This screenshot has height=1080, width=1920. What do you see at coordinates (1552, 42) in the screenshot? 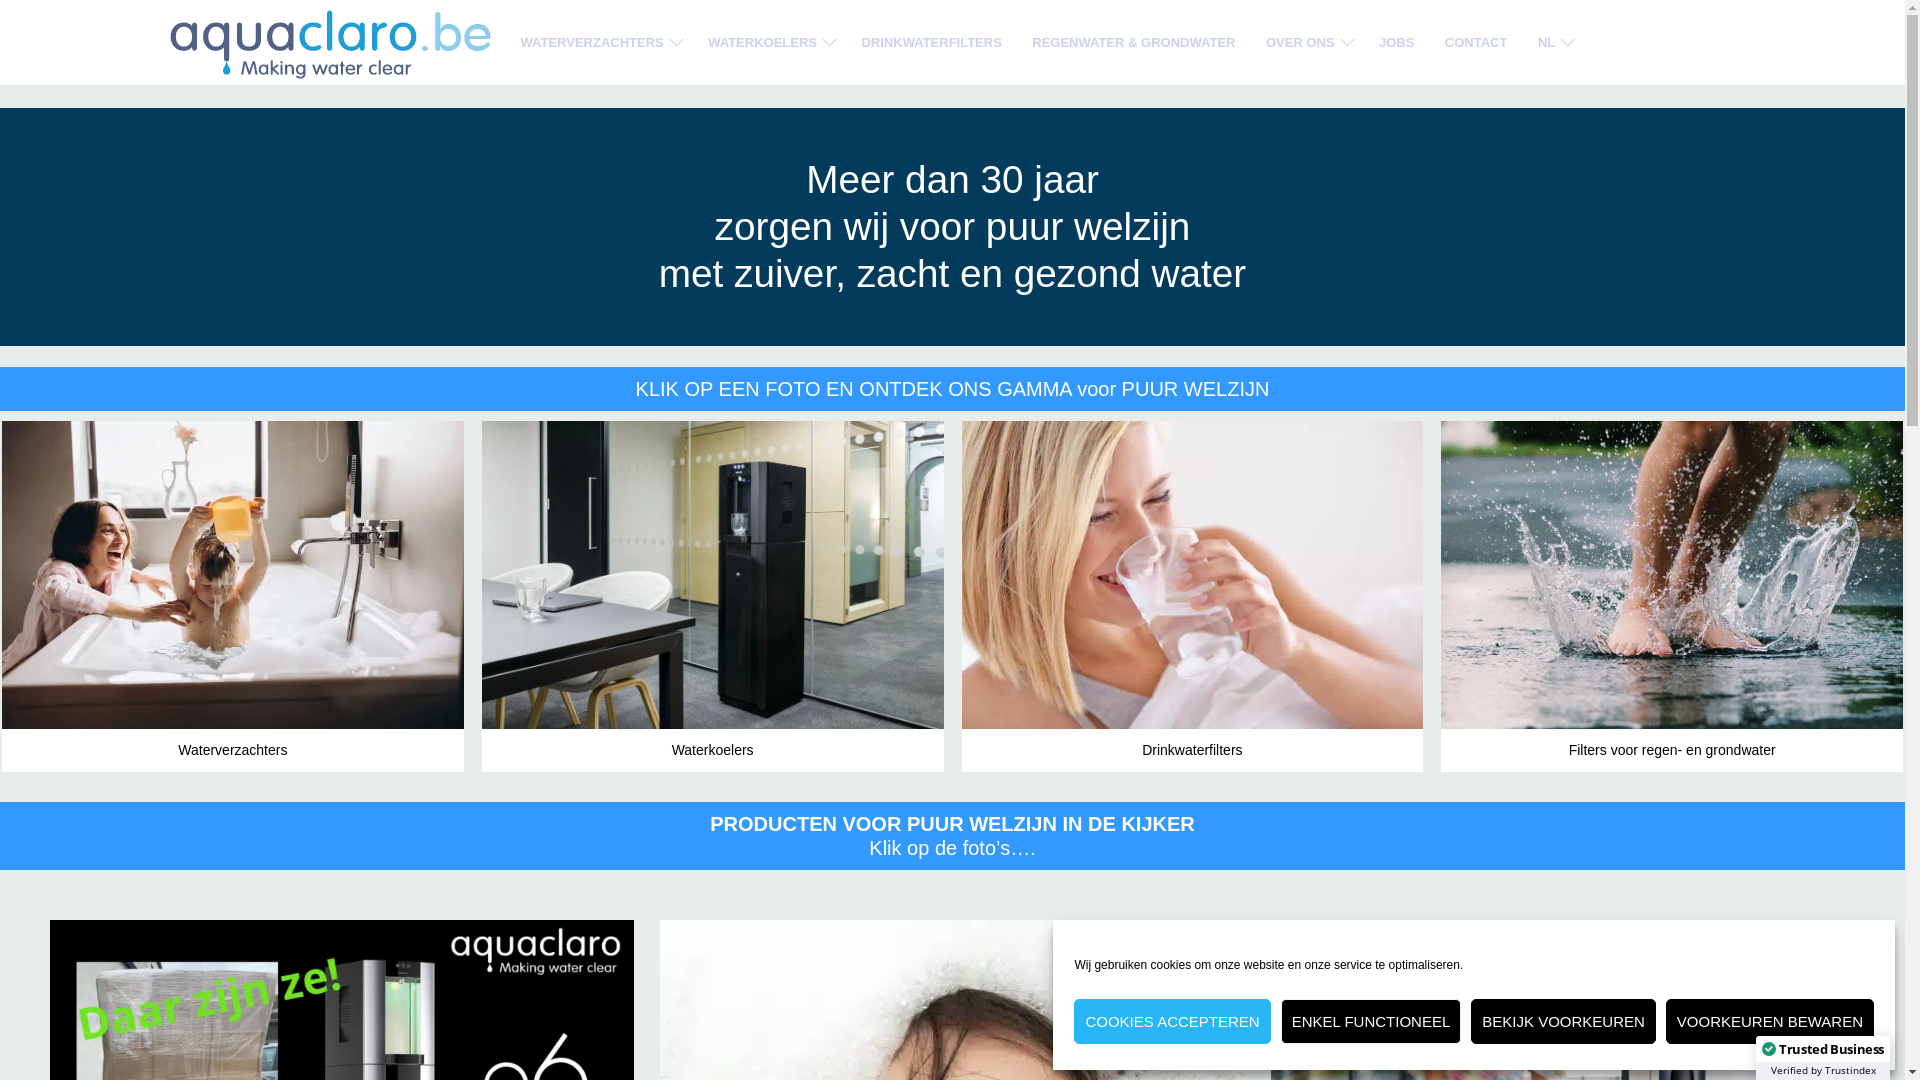
I see `'NL` at bounding box center [1552, 42].